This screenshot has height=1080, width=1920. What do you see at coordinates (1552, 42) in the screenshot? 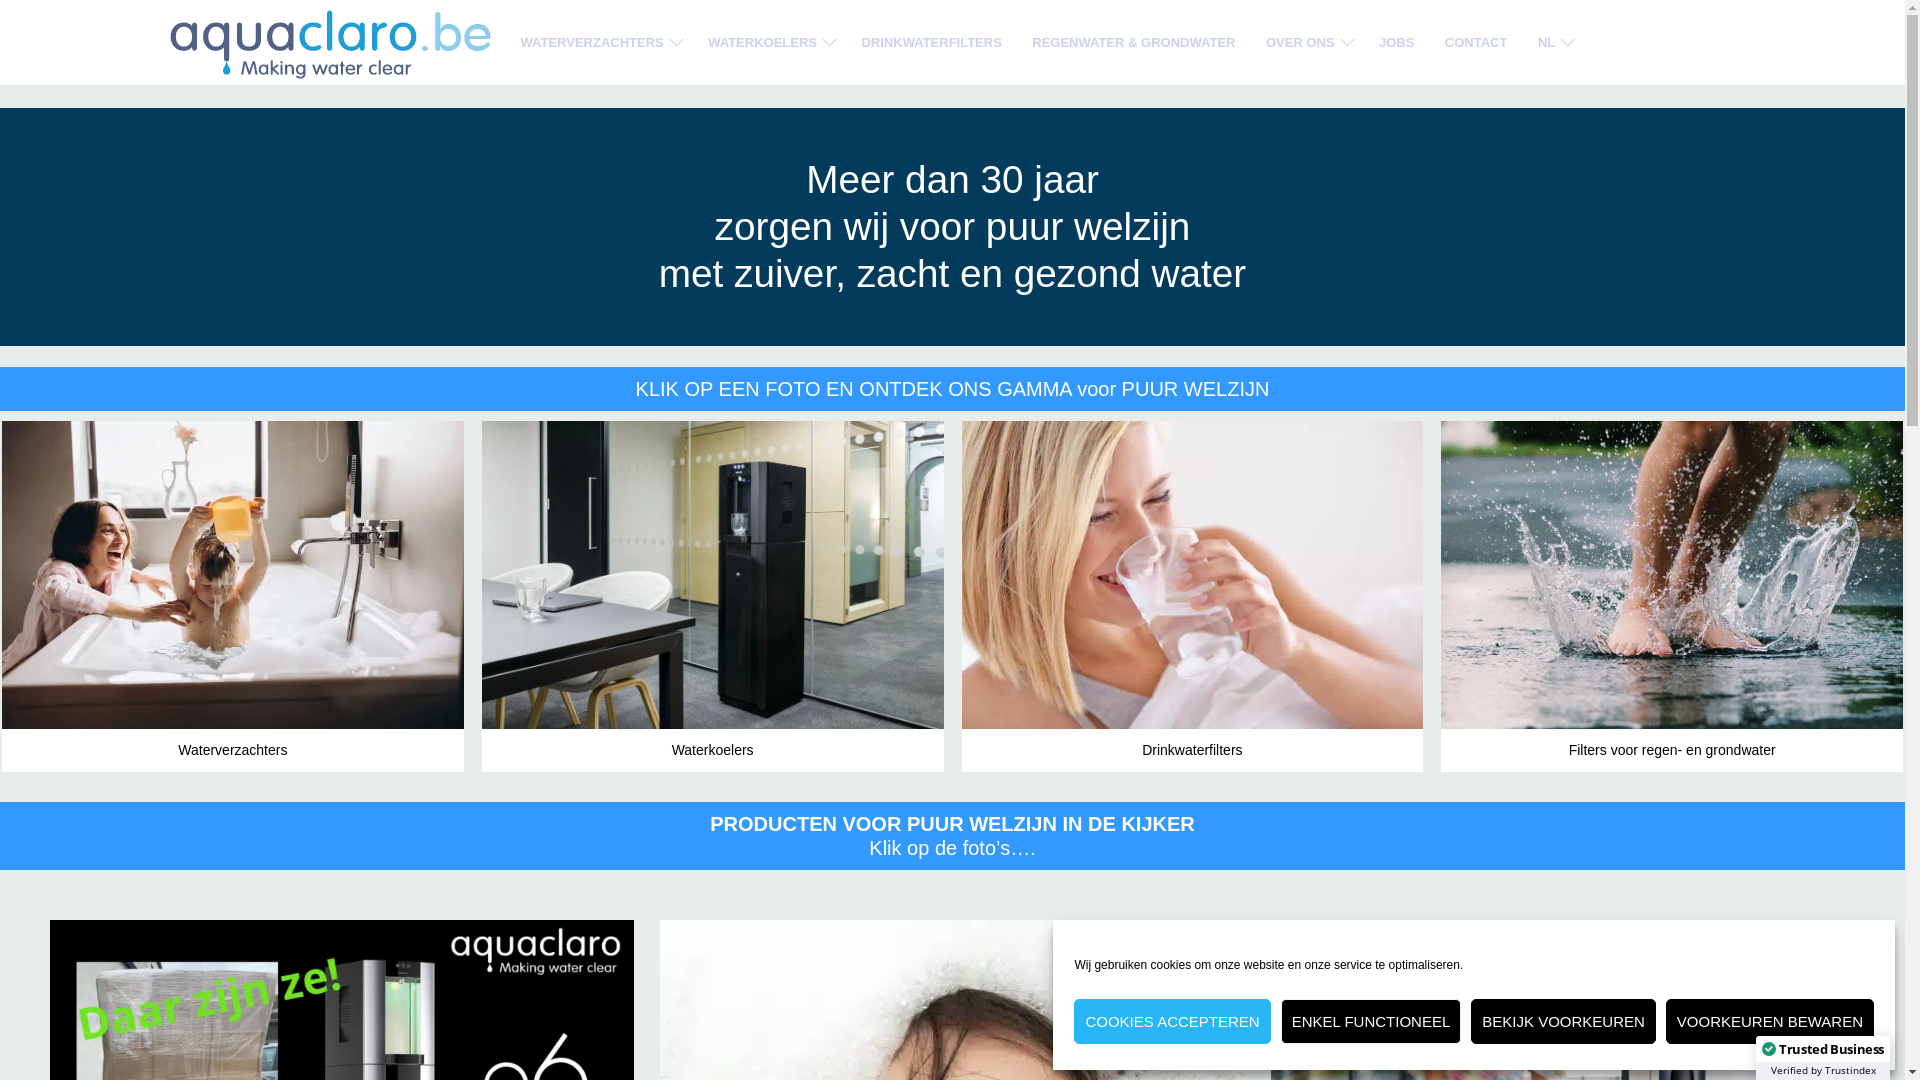
I see `'NL` at bounding box center [1552, 42].